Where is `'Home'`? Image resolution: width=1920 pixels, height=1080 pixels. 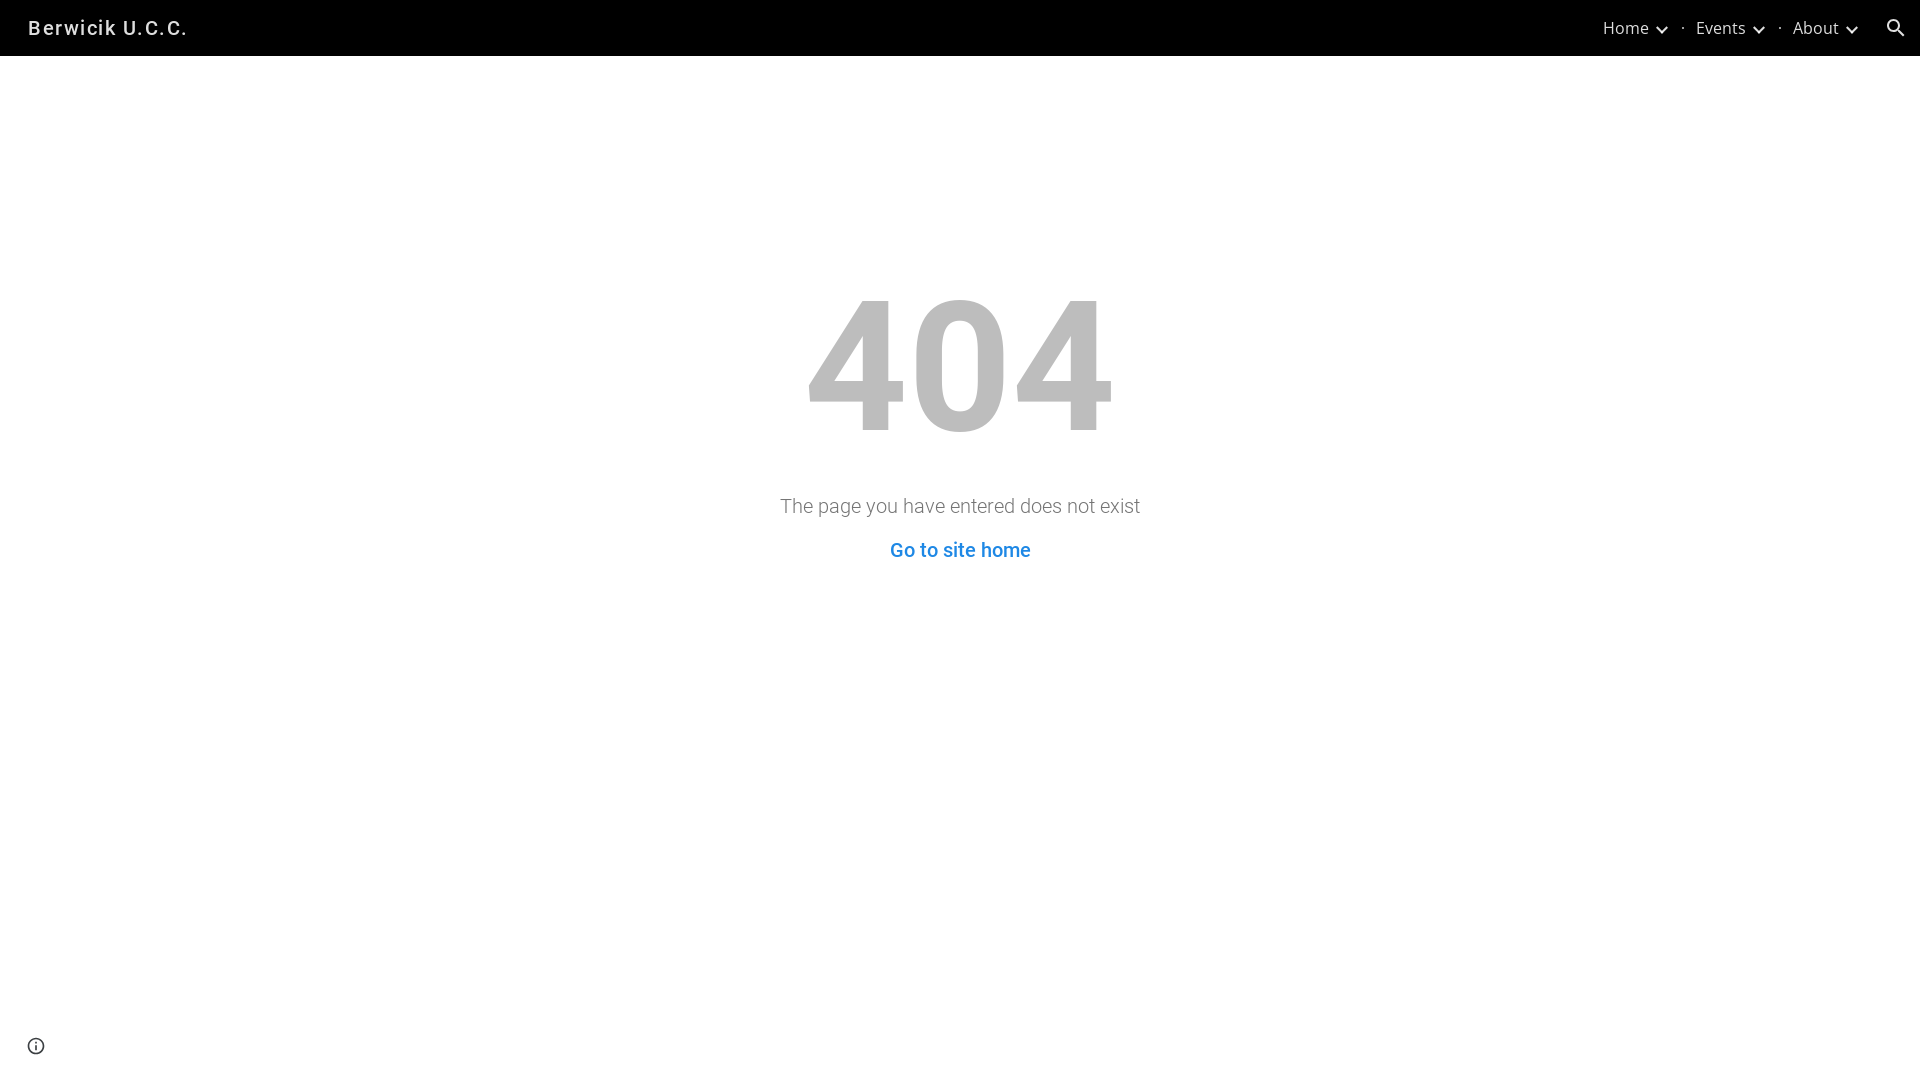 'Home' is located at coordinates (1626, 27).